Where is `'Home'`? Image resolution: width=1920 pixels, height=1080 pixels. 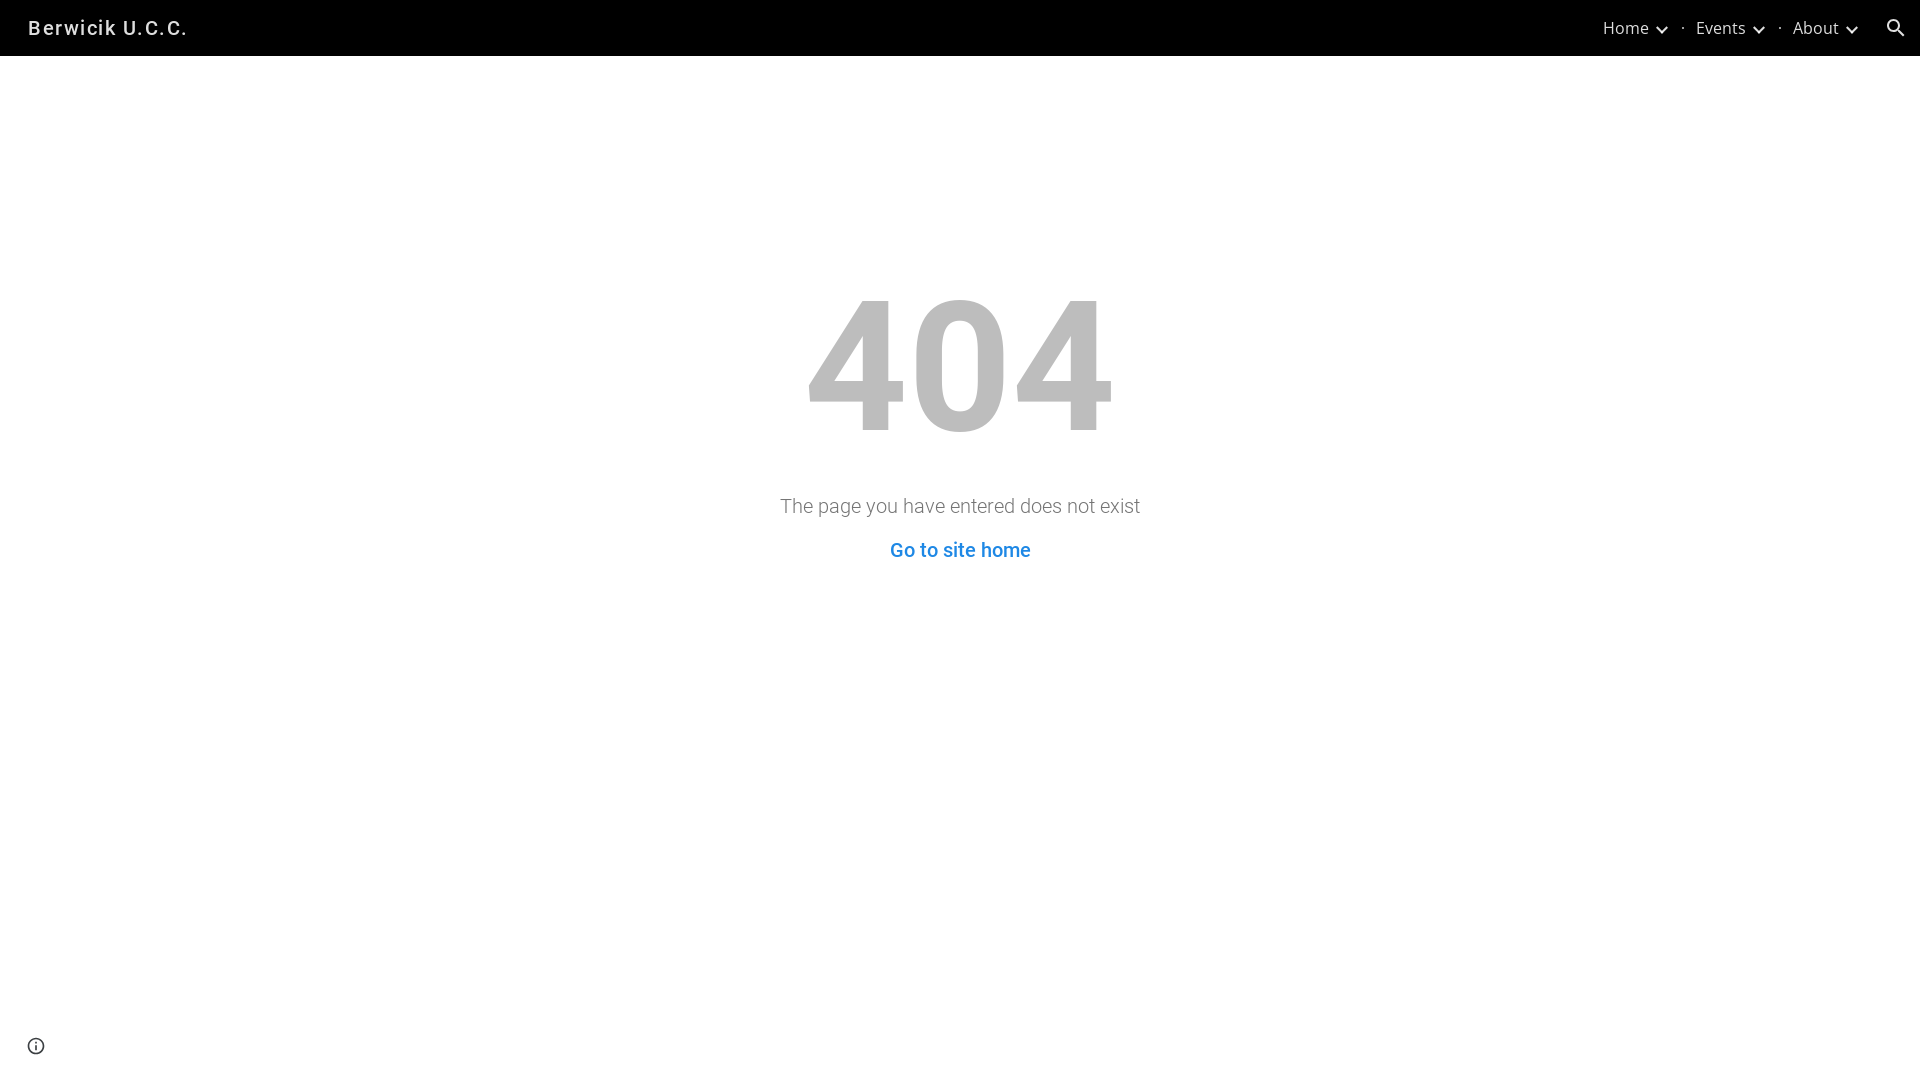 'Home' is located at coordinates (1626, 27).